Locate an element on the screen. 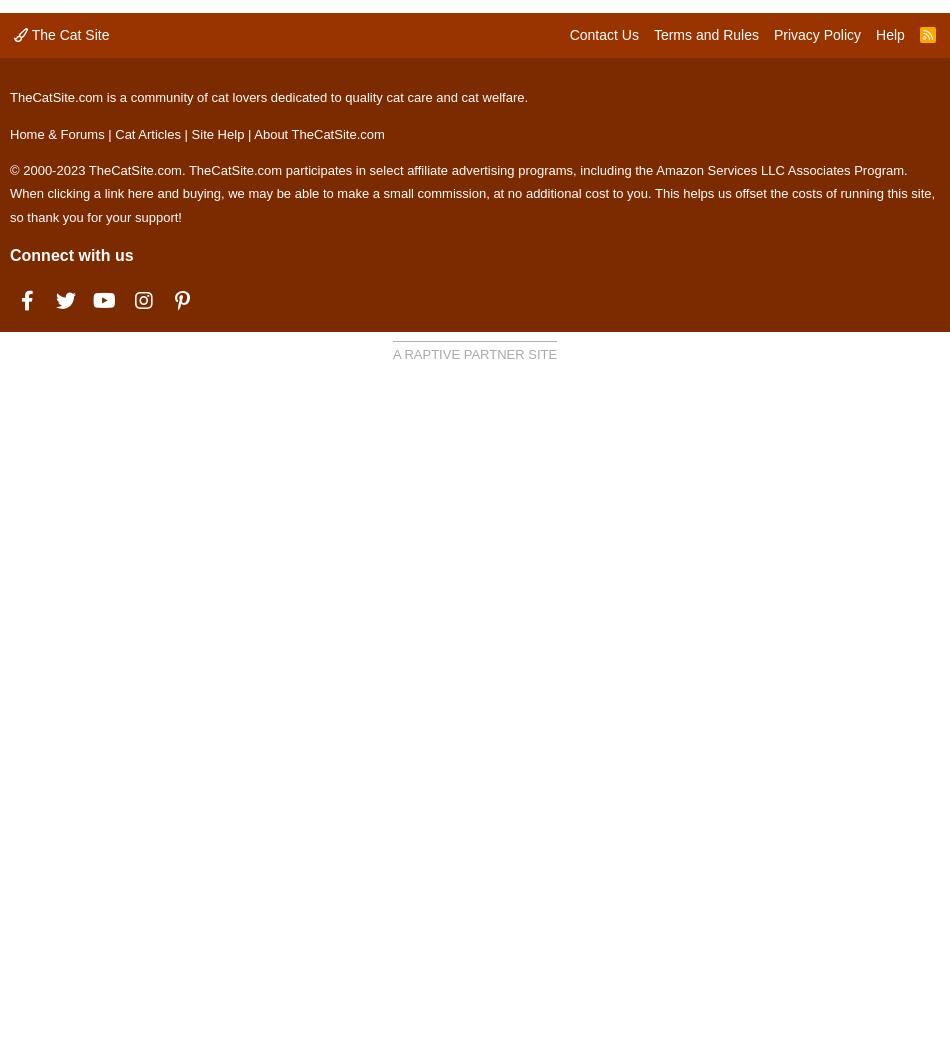  'Home & Forums' is located at coordinates (57, 132).